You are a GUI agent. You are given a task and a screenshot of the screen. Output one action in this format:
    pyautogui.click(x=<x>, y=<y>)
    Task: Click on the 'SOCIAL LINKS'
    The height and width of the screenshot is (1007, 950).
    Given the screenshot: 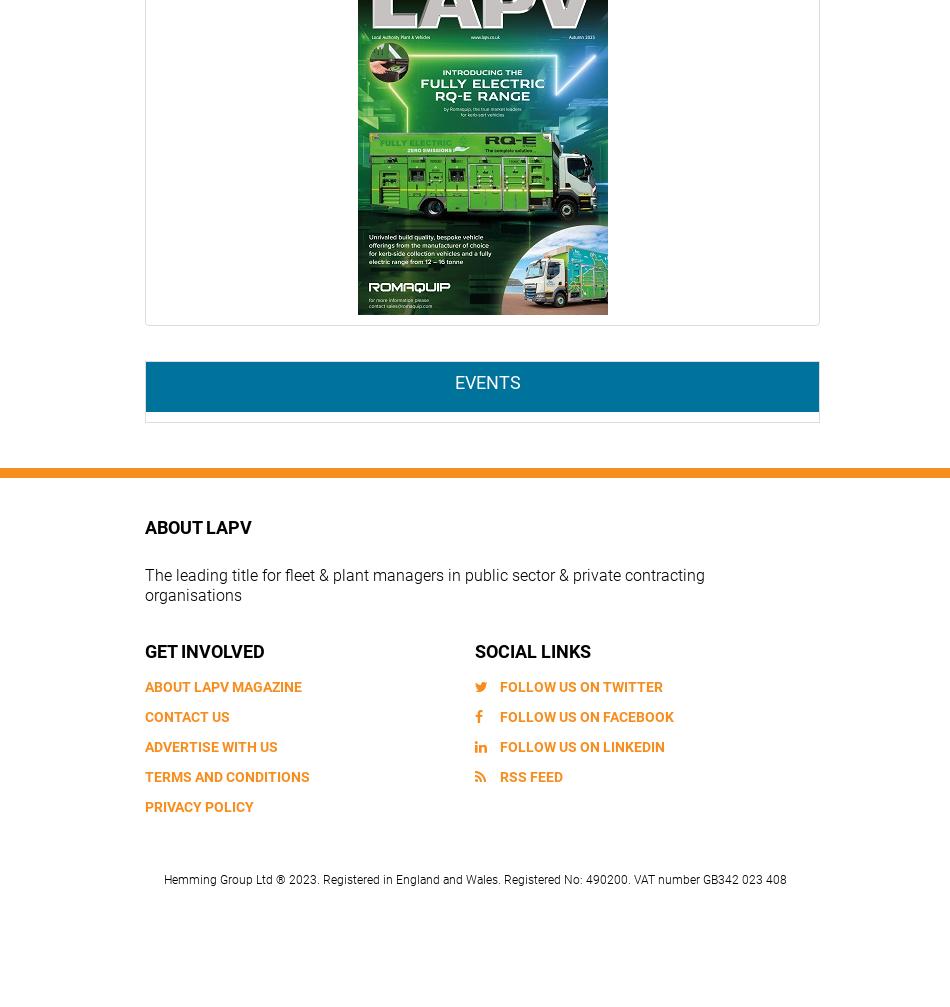 What is the action you would take?
    pyautogui.click(x=533, y=649)
    